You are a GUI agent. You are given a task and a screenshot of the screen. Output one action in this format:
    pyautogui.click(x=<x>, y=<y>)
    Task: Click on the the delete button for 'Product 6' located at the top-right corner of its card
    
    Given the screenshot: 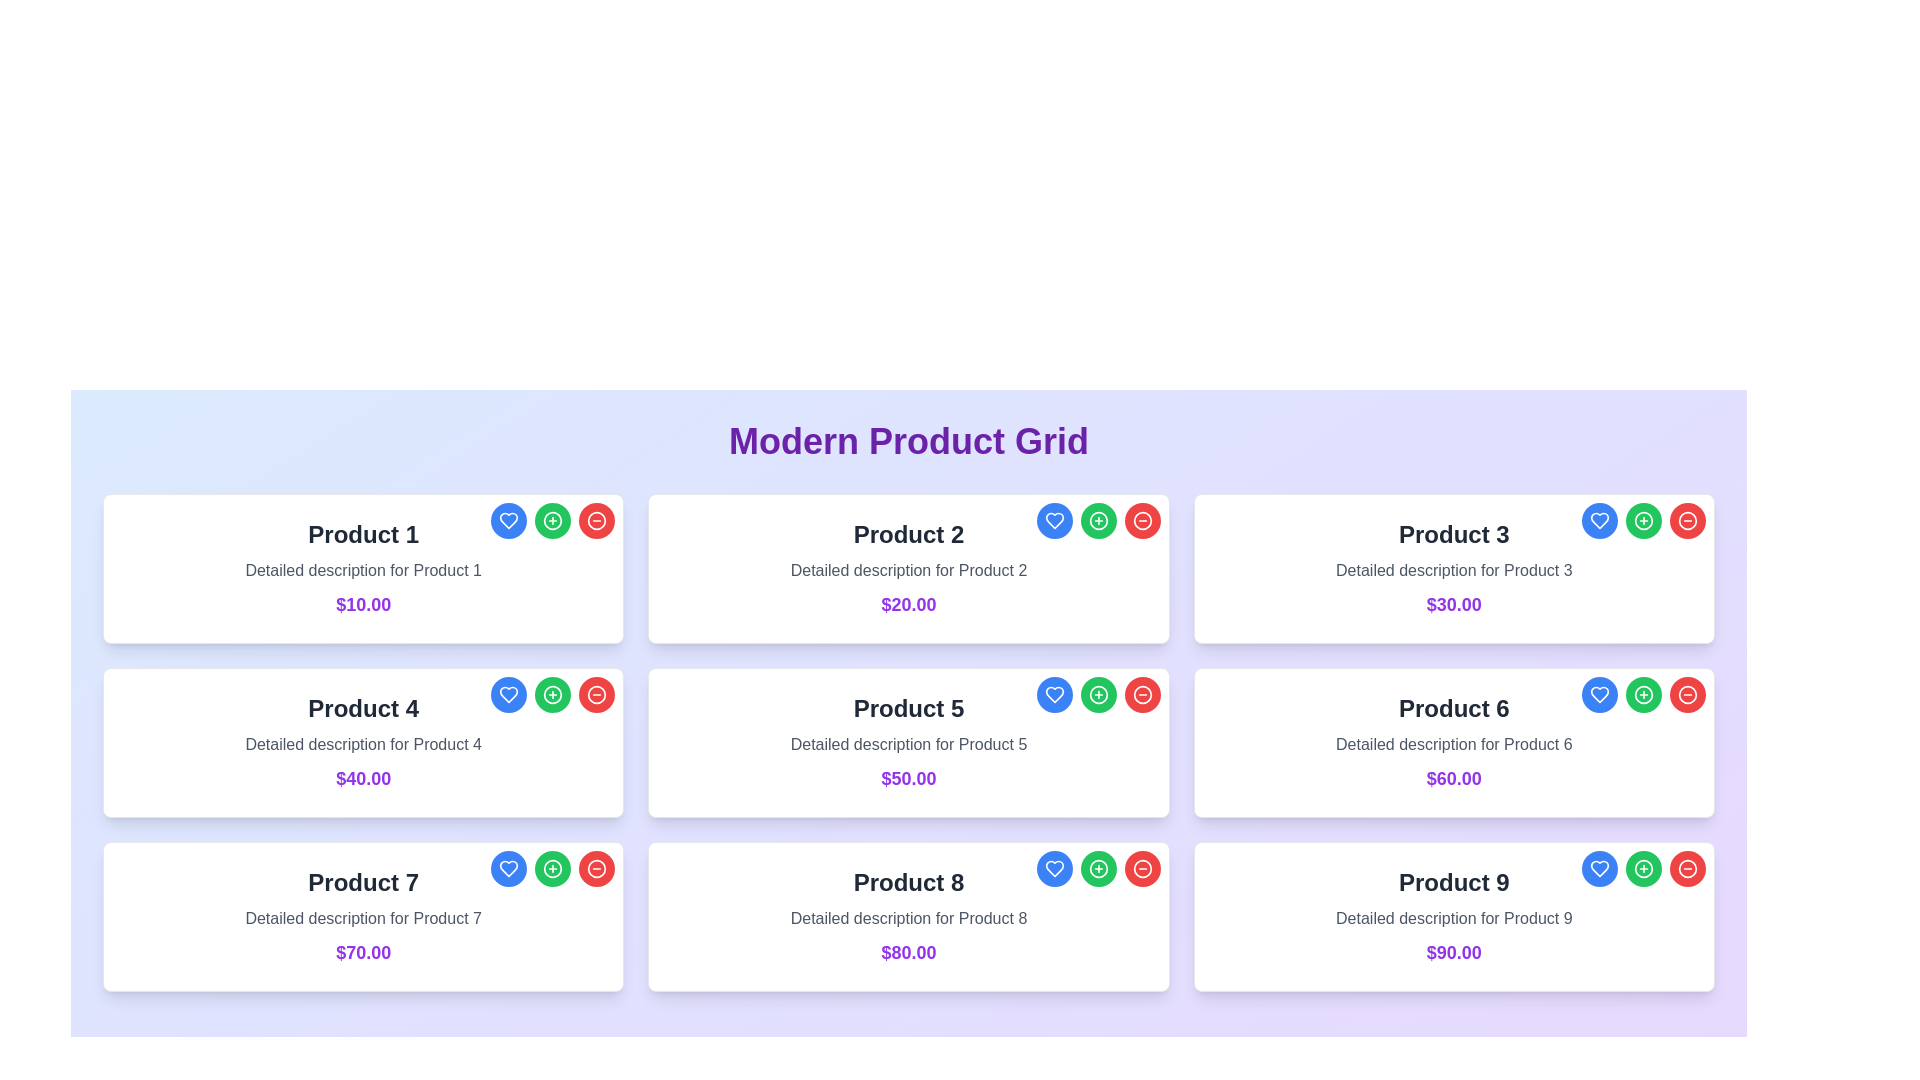 What is the action you would take?
    pyautogui.click(x=1687, y=693)
    